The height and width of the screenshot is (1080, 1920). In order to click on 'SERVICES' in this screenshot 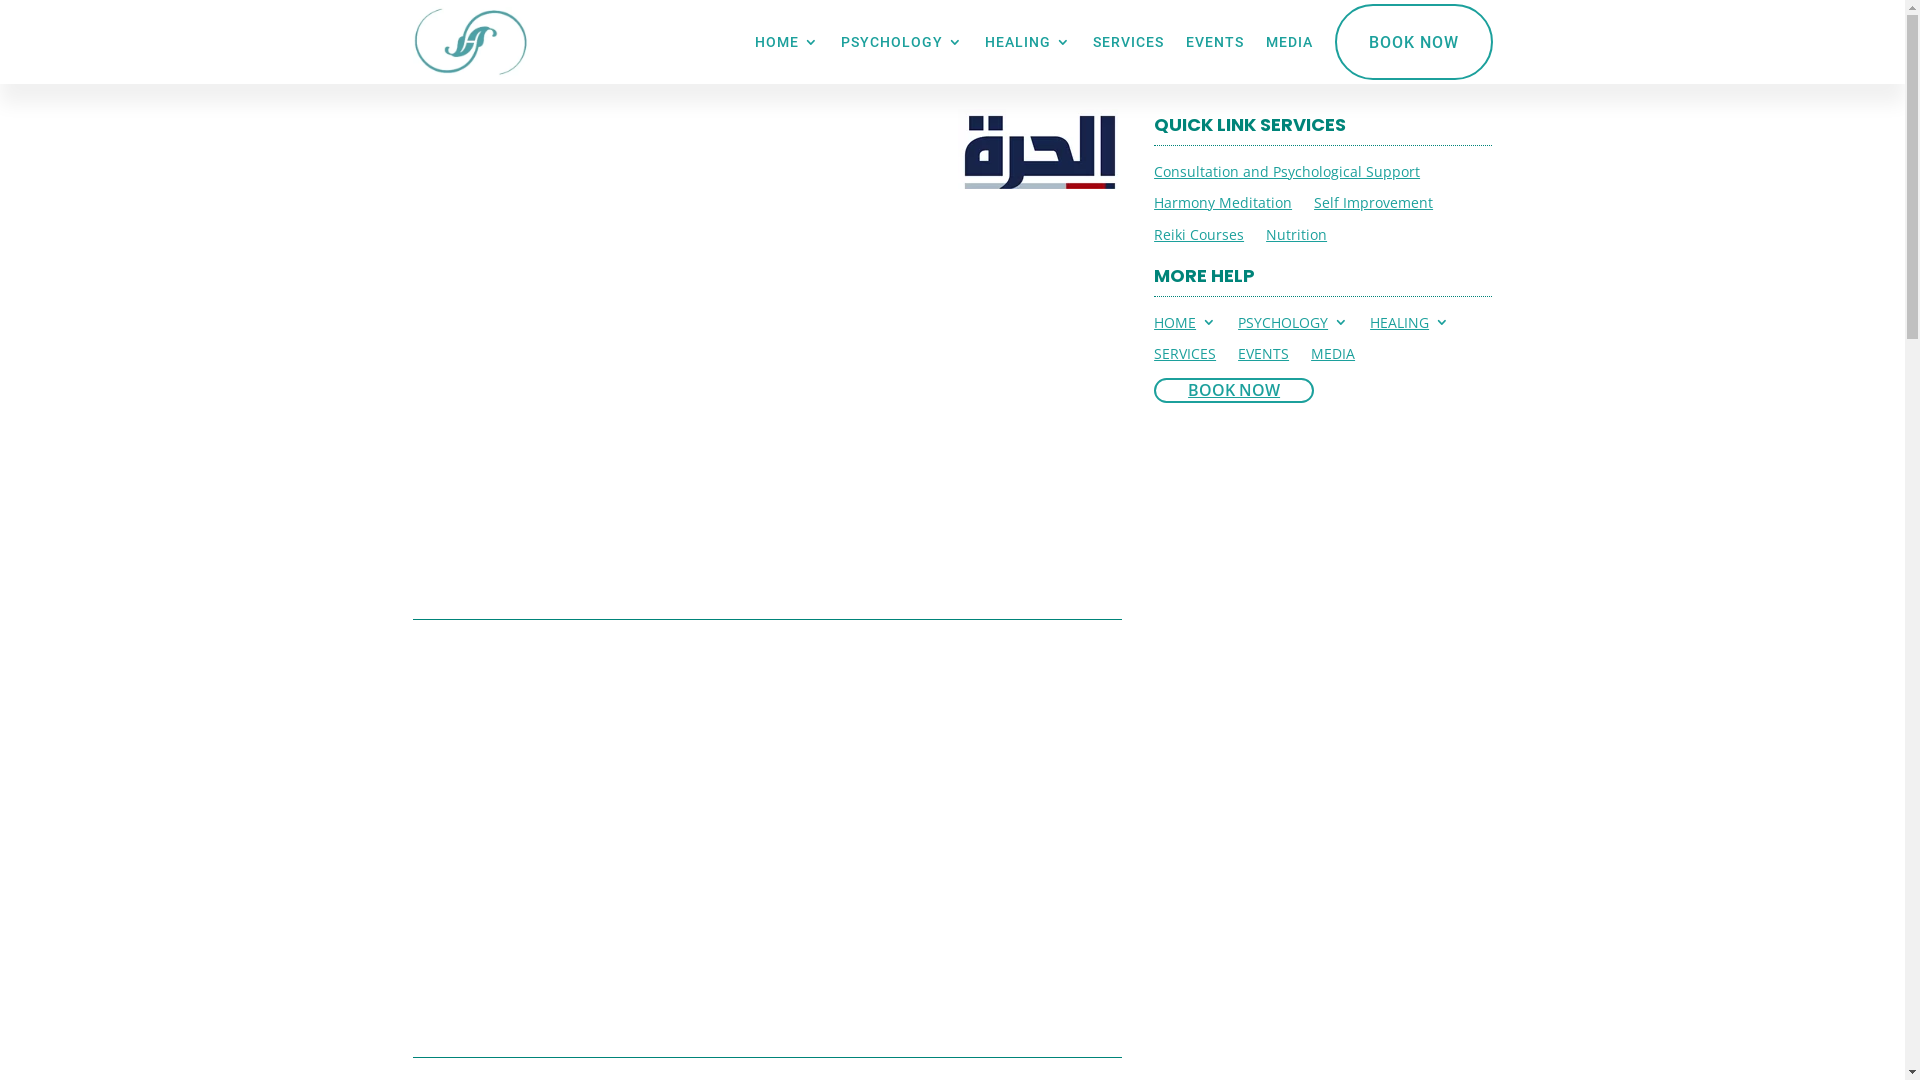, I will do `click(1185, 356)`.